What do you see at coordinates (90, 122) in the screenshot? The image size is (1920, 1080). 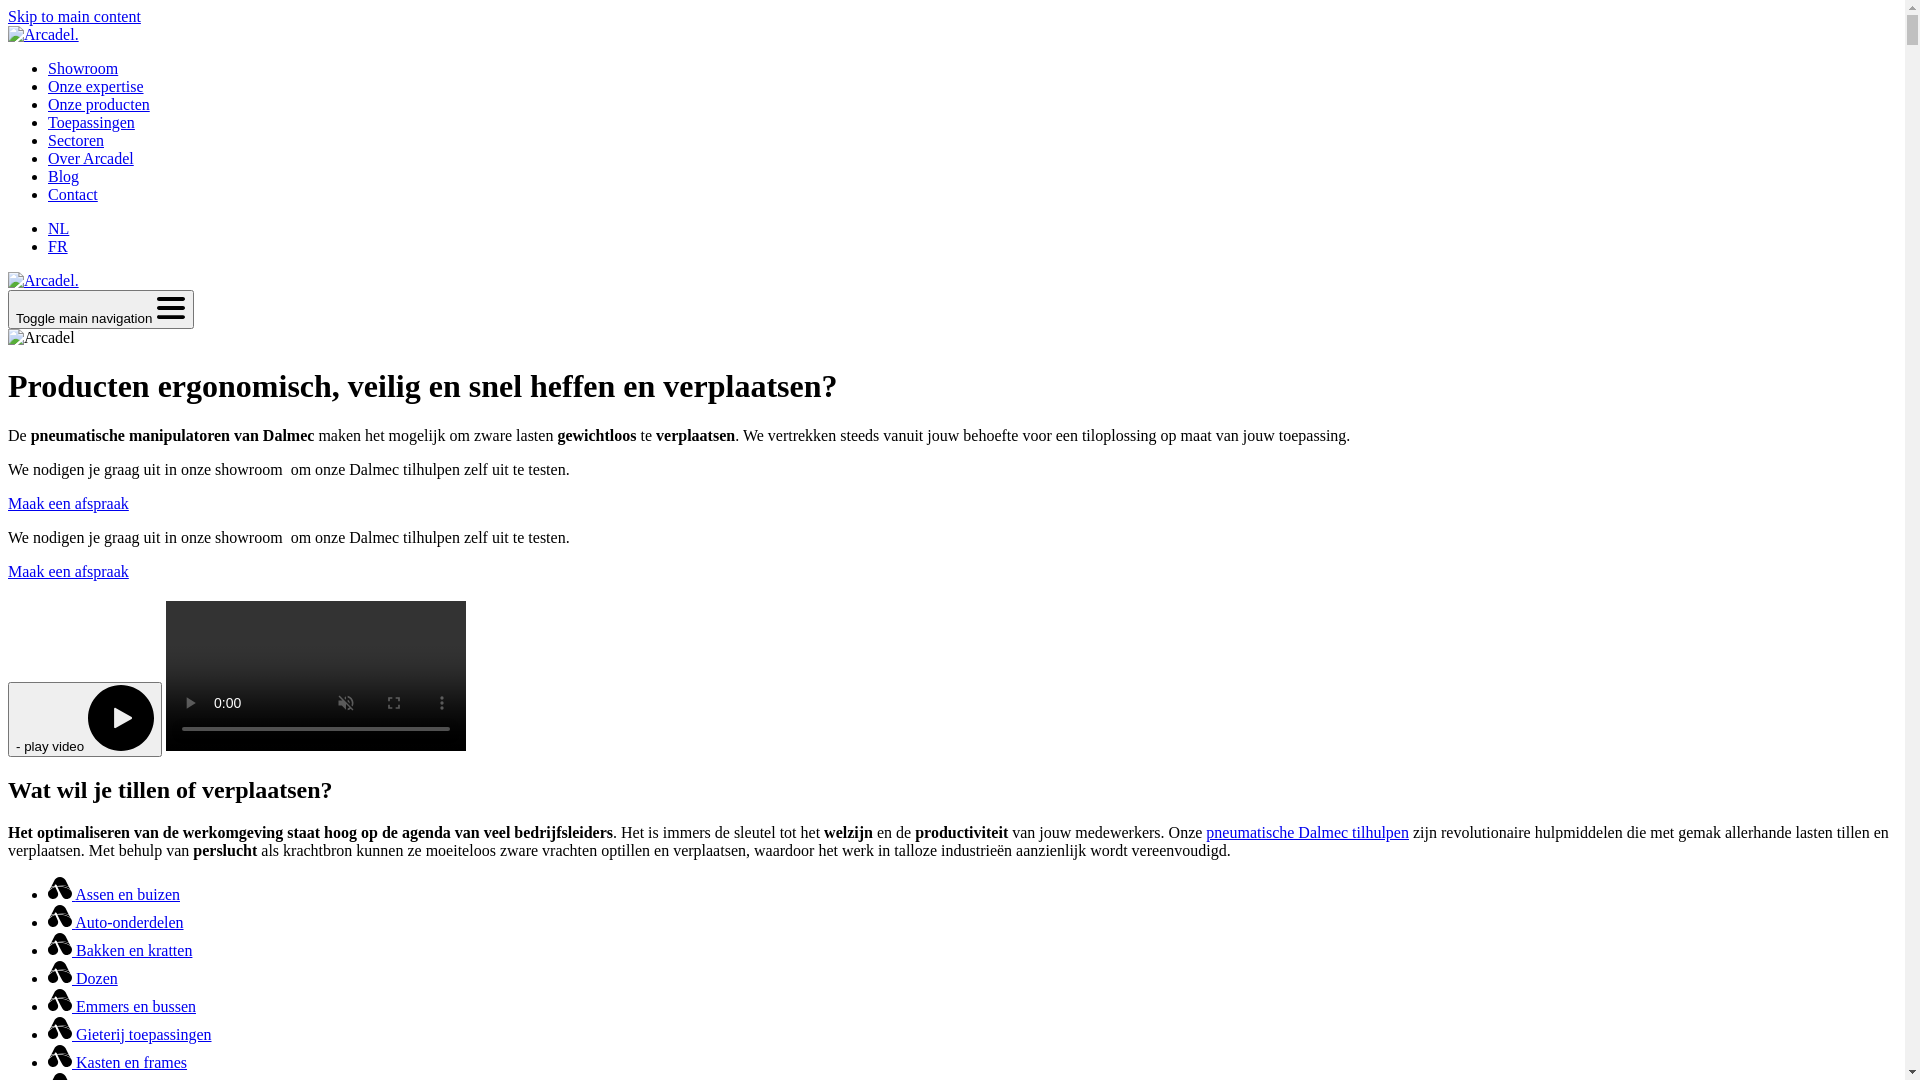 I see `'Toepassingen'` at bounding box center [90, 122].